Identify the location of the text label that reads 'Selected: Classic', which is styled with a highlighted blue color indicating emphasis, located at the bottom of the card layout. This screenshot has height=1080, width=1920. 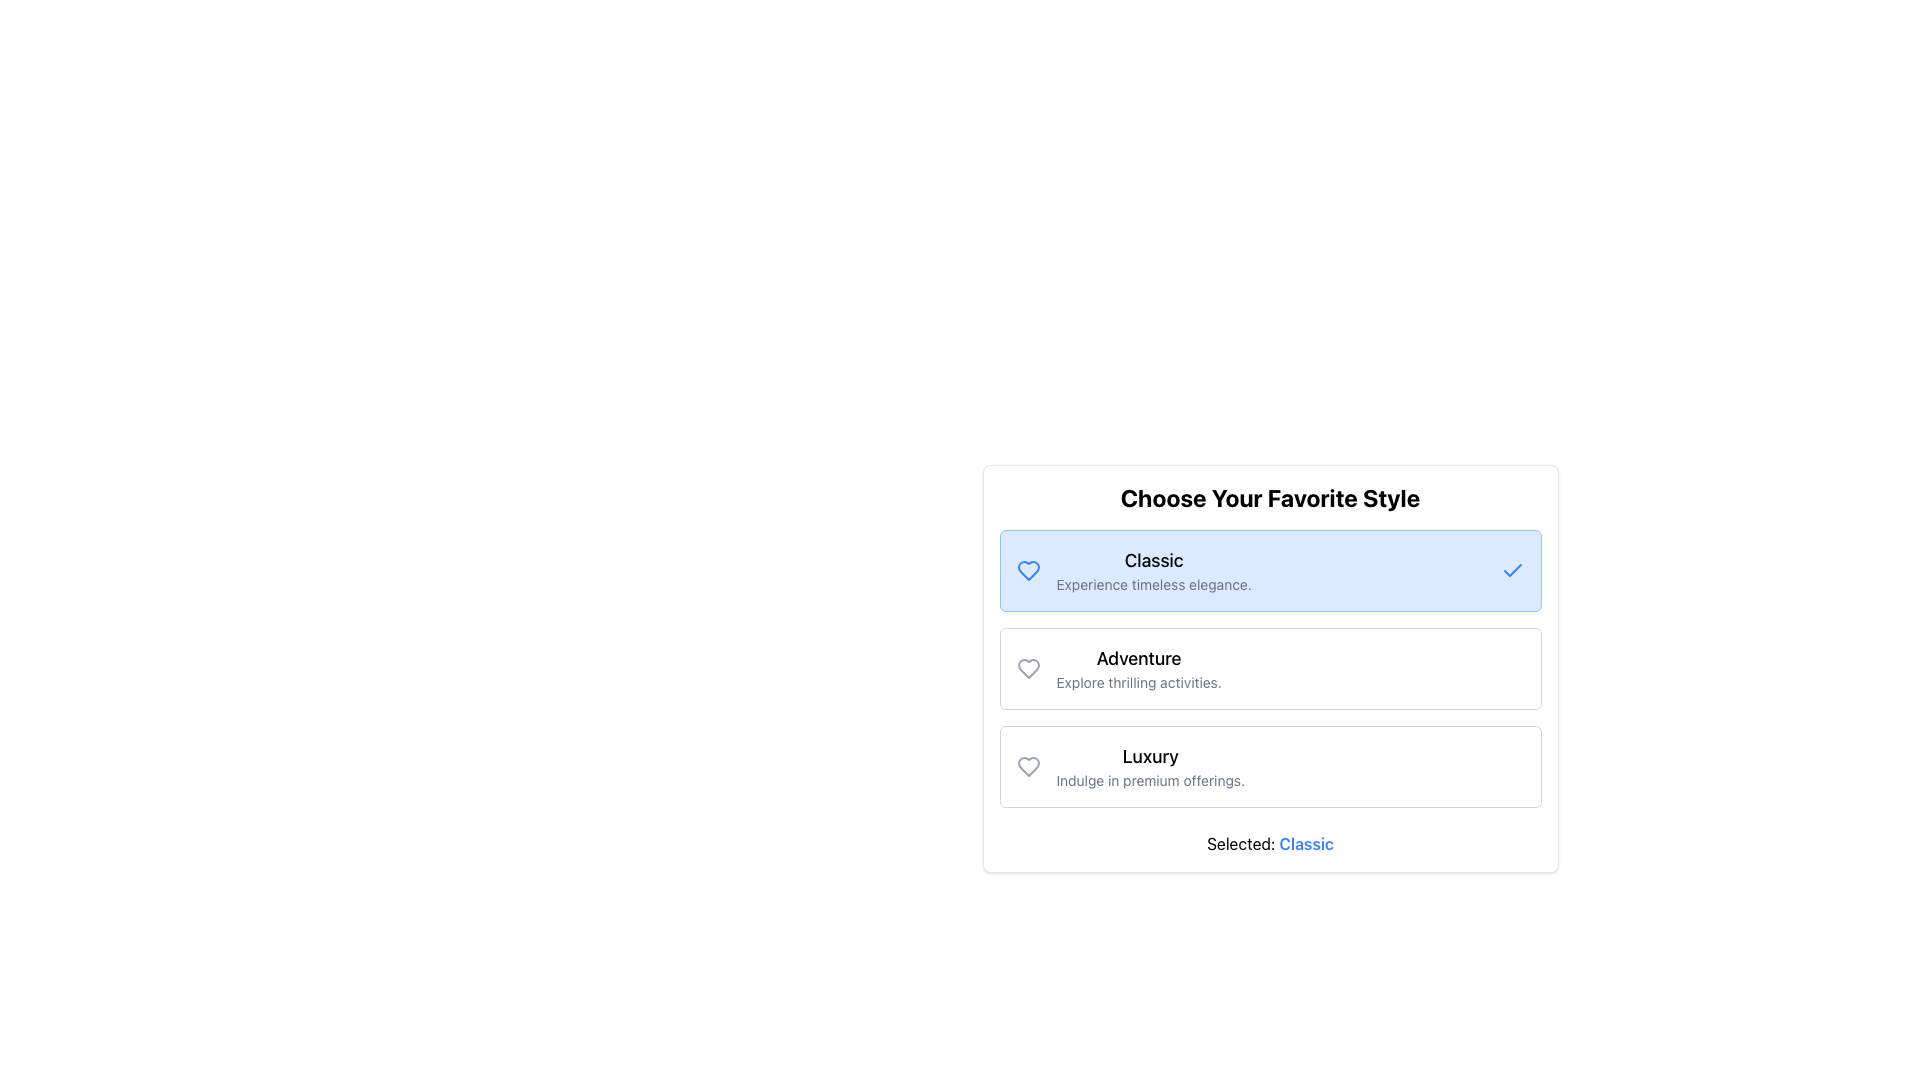
(1269, 844).